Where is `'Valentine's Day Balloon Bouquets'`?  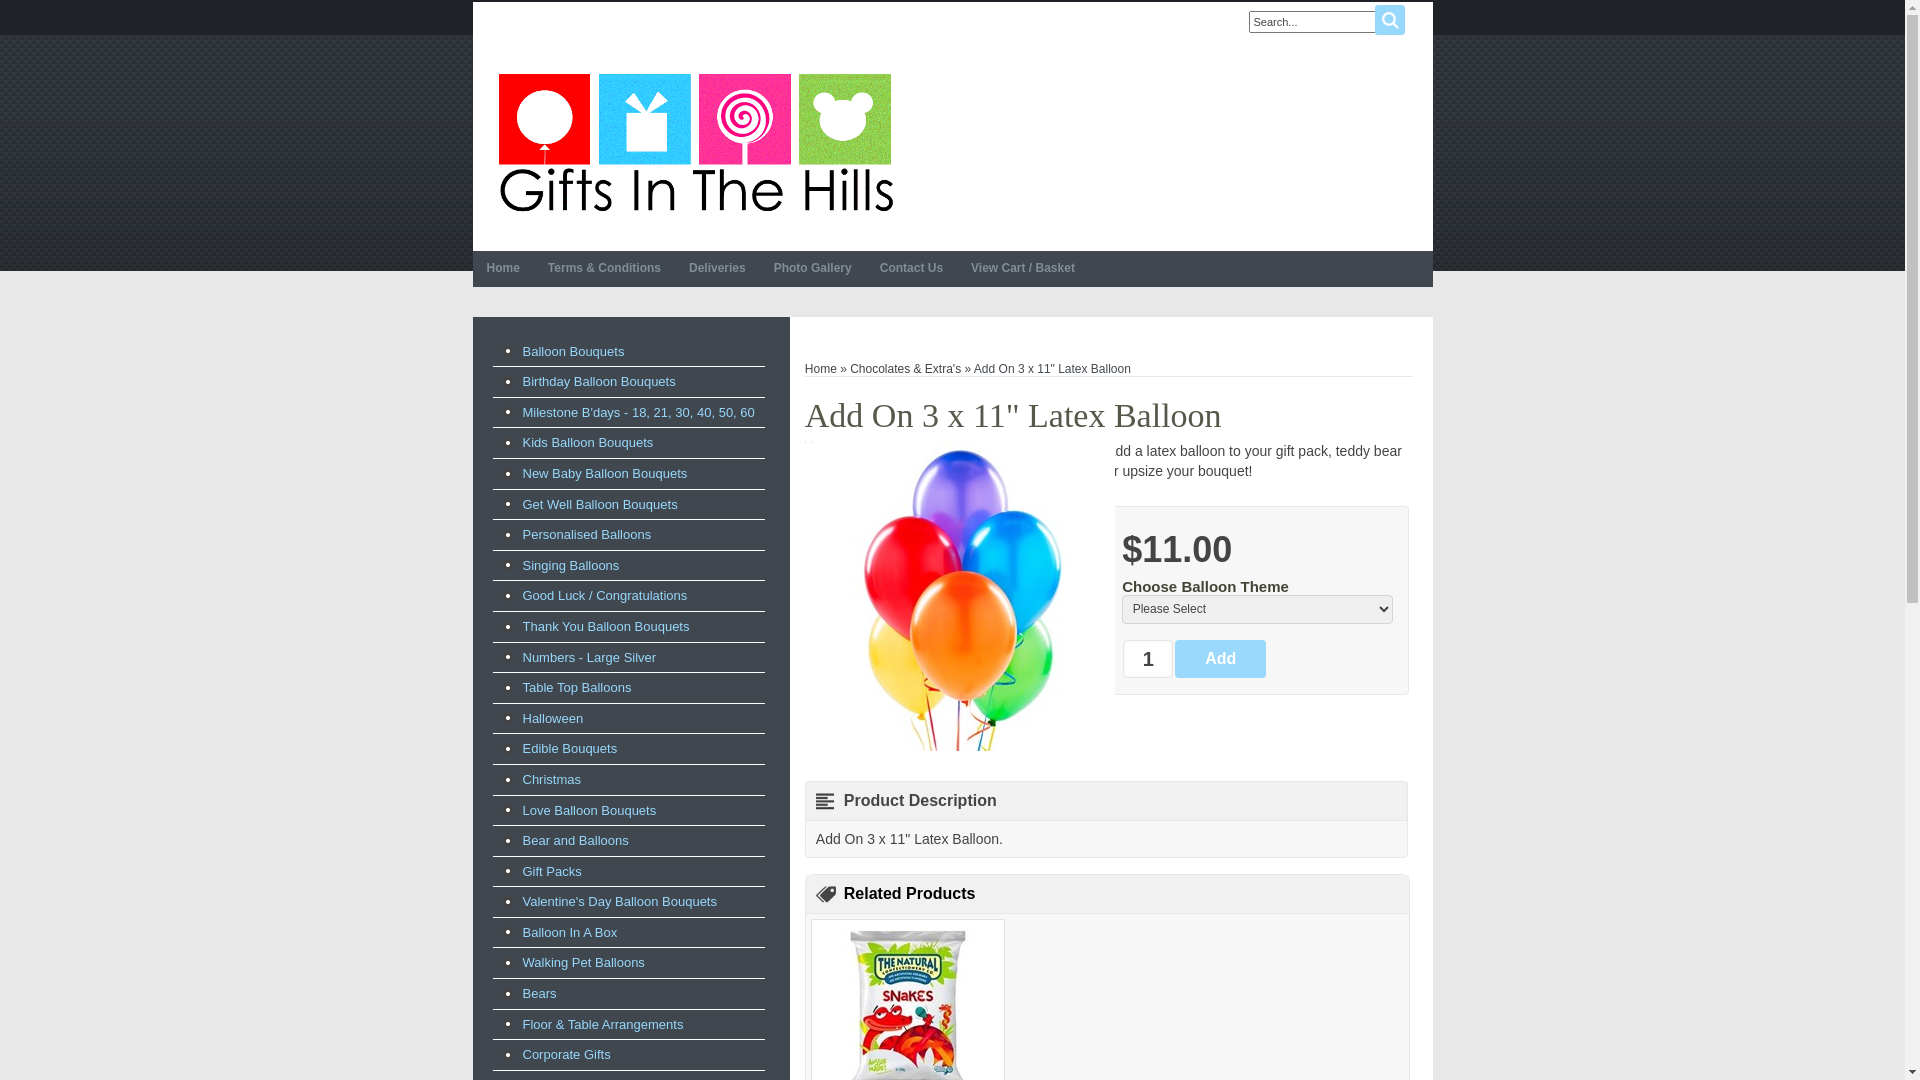
'Valentine's Day Balloon Bouquets' is located at coordinates (627, 902).